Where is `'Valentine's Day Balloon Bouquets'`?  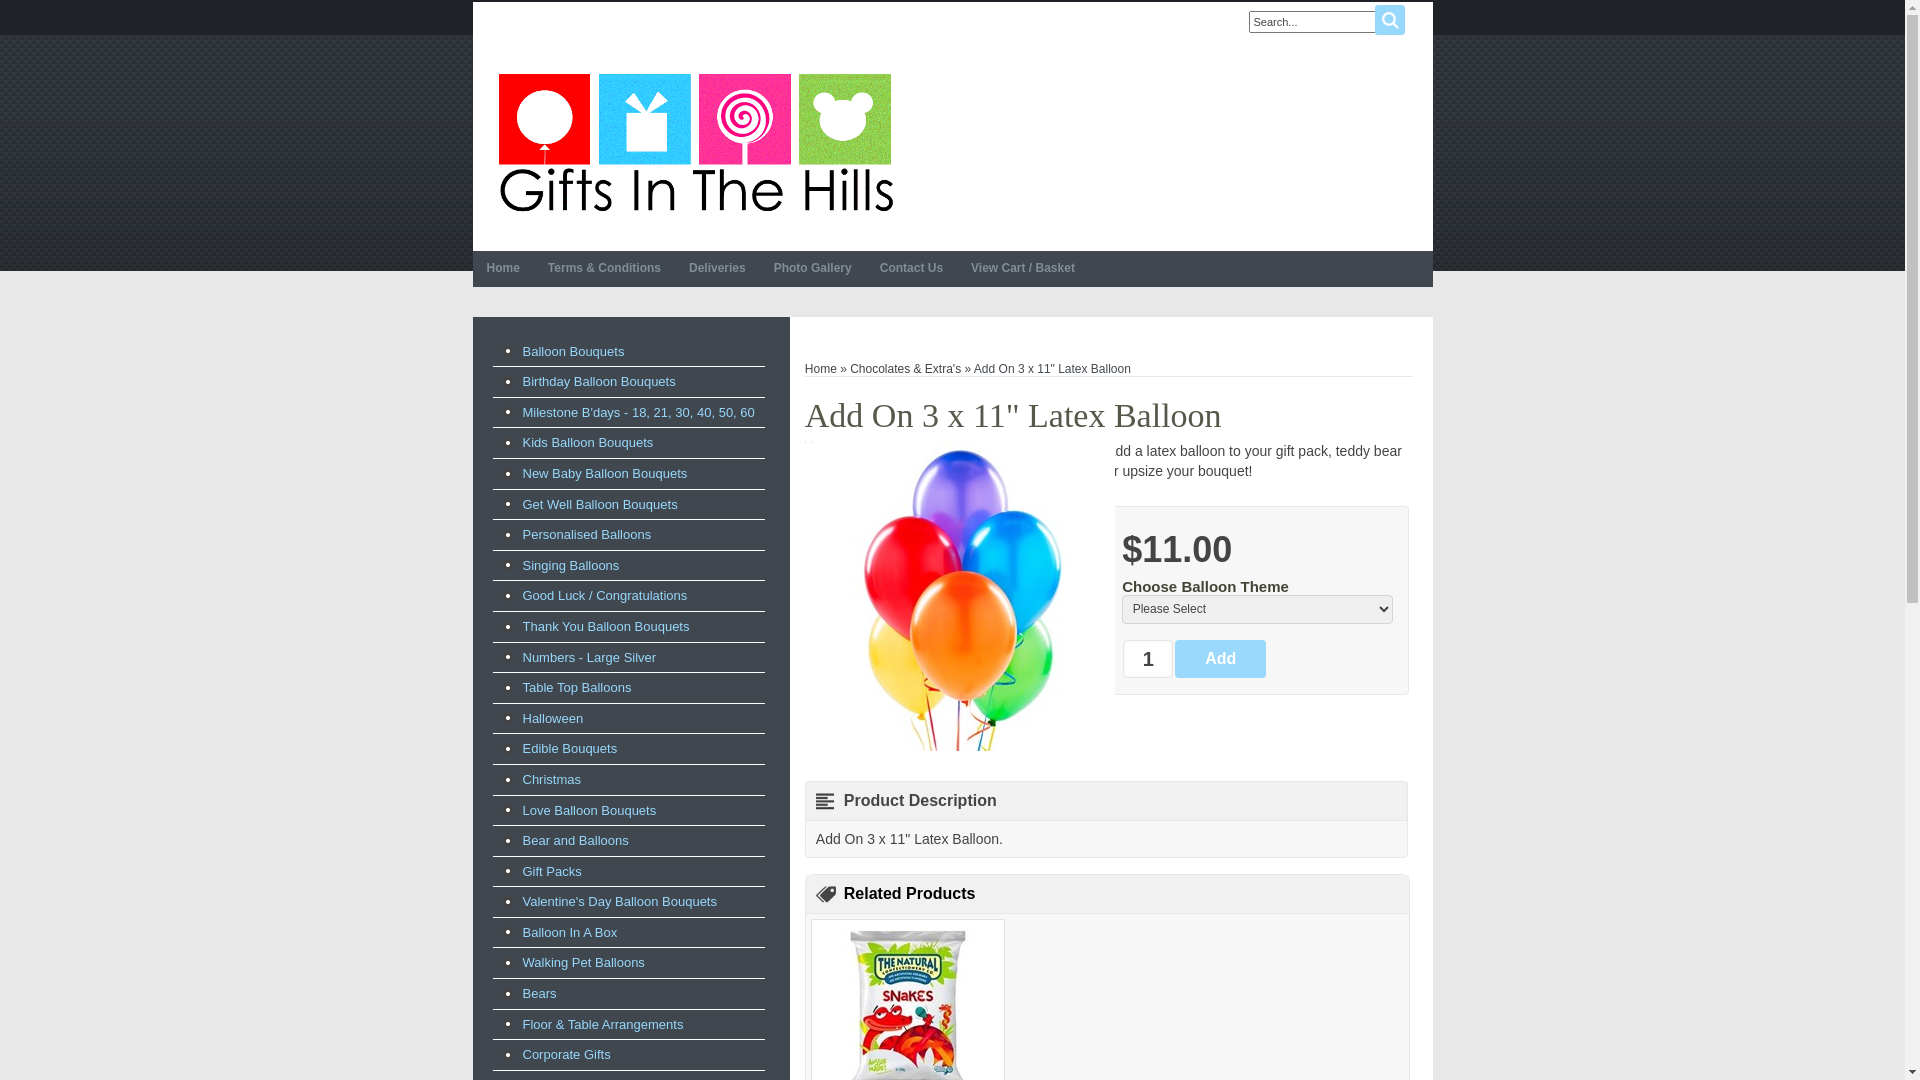
'Valentine's Day Balloon Bouquets' is located at coordinates (627, 902).